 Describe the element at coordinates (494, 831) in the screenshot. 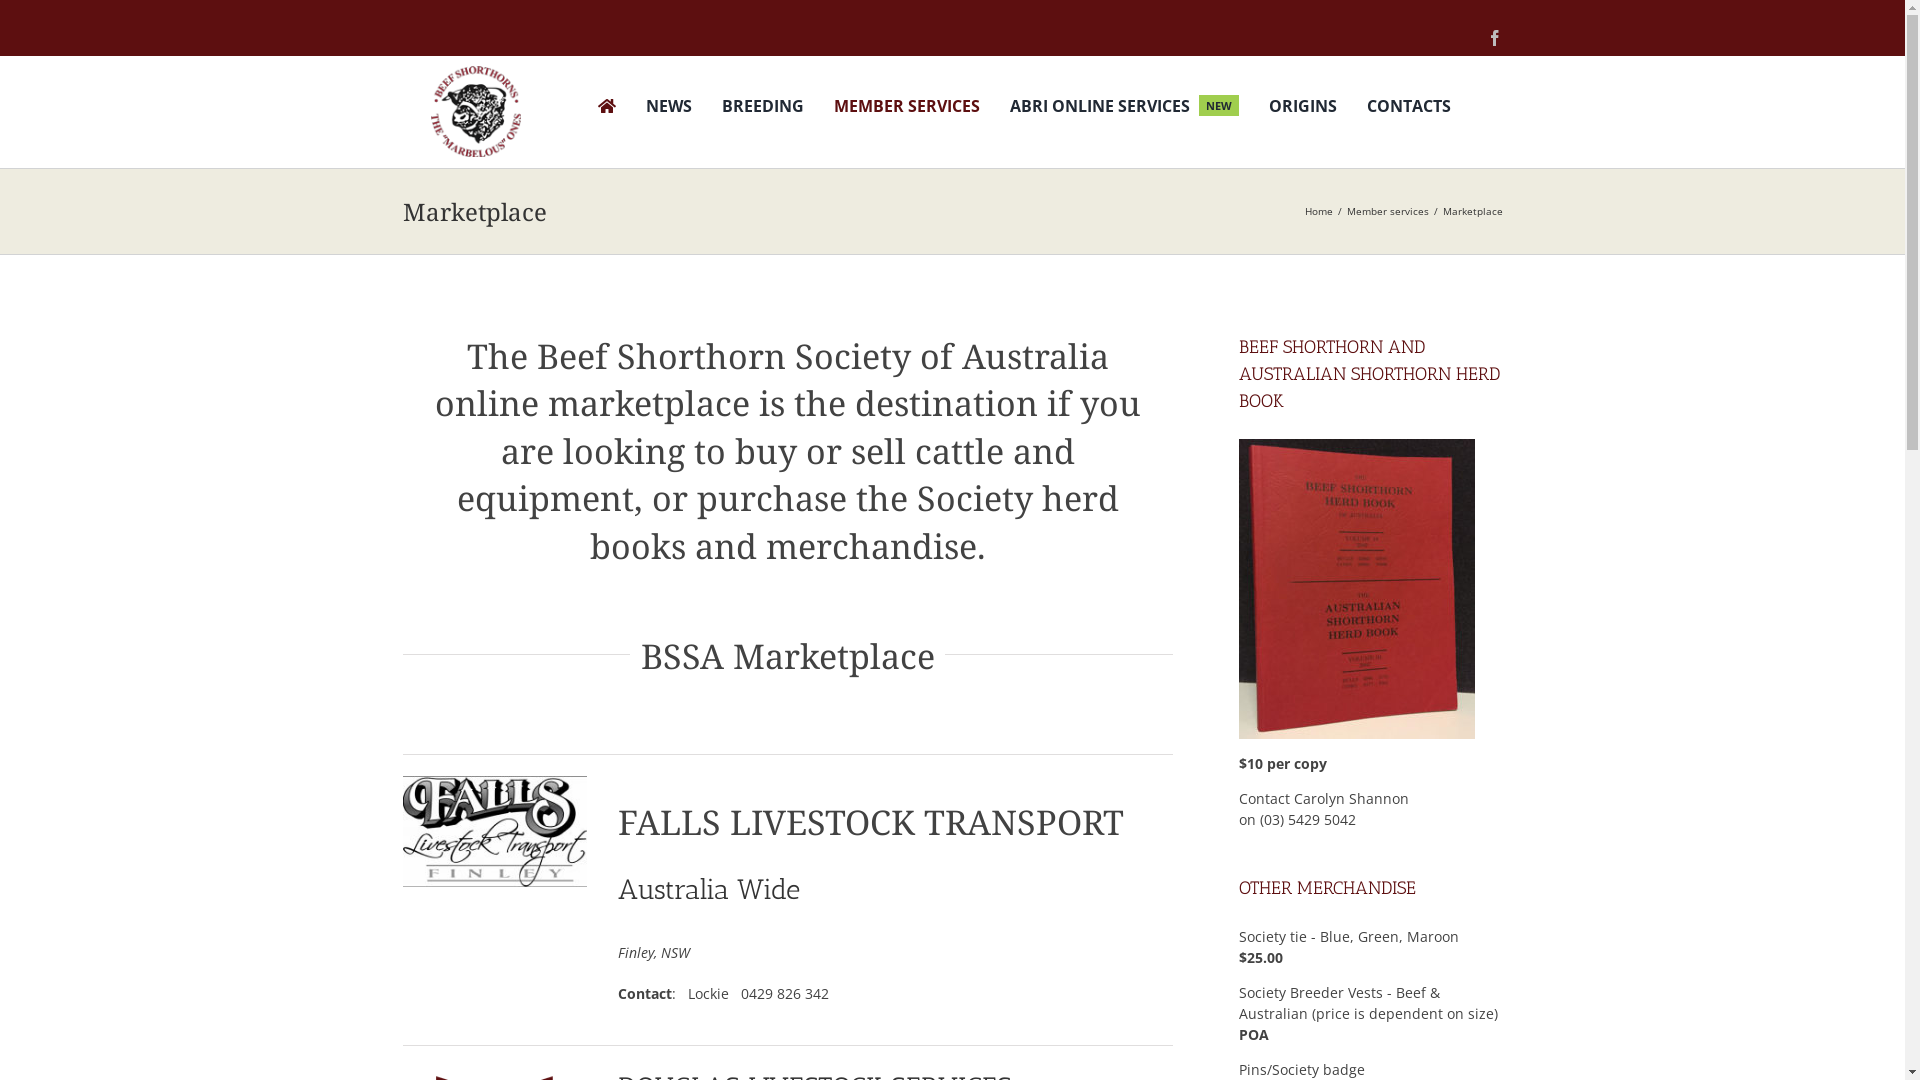

I see `'FLT new logo'` at that location.